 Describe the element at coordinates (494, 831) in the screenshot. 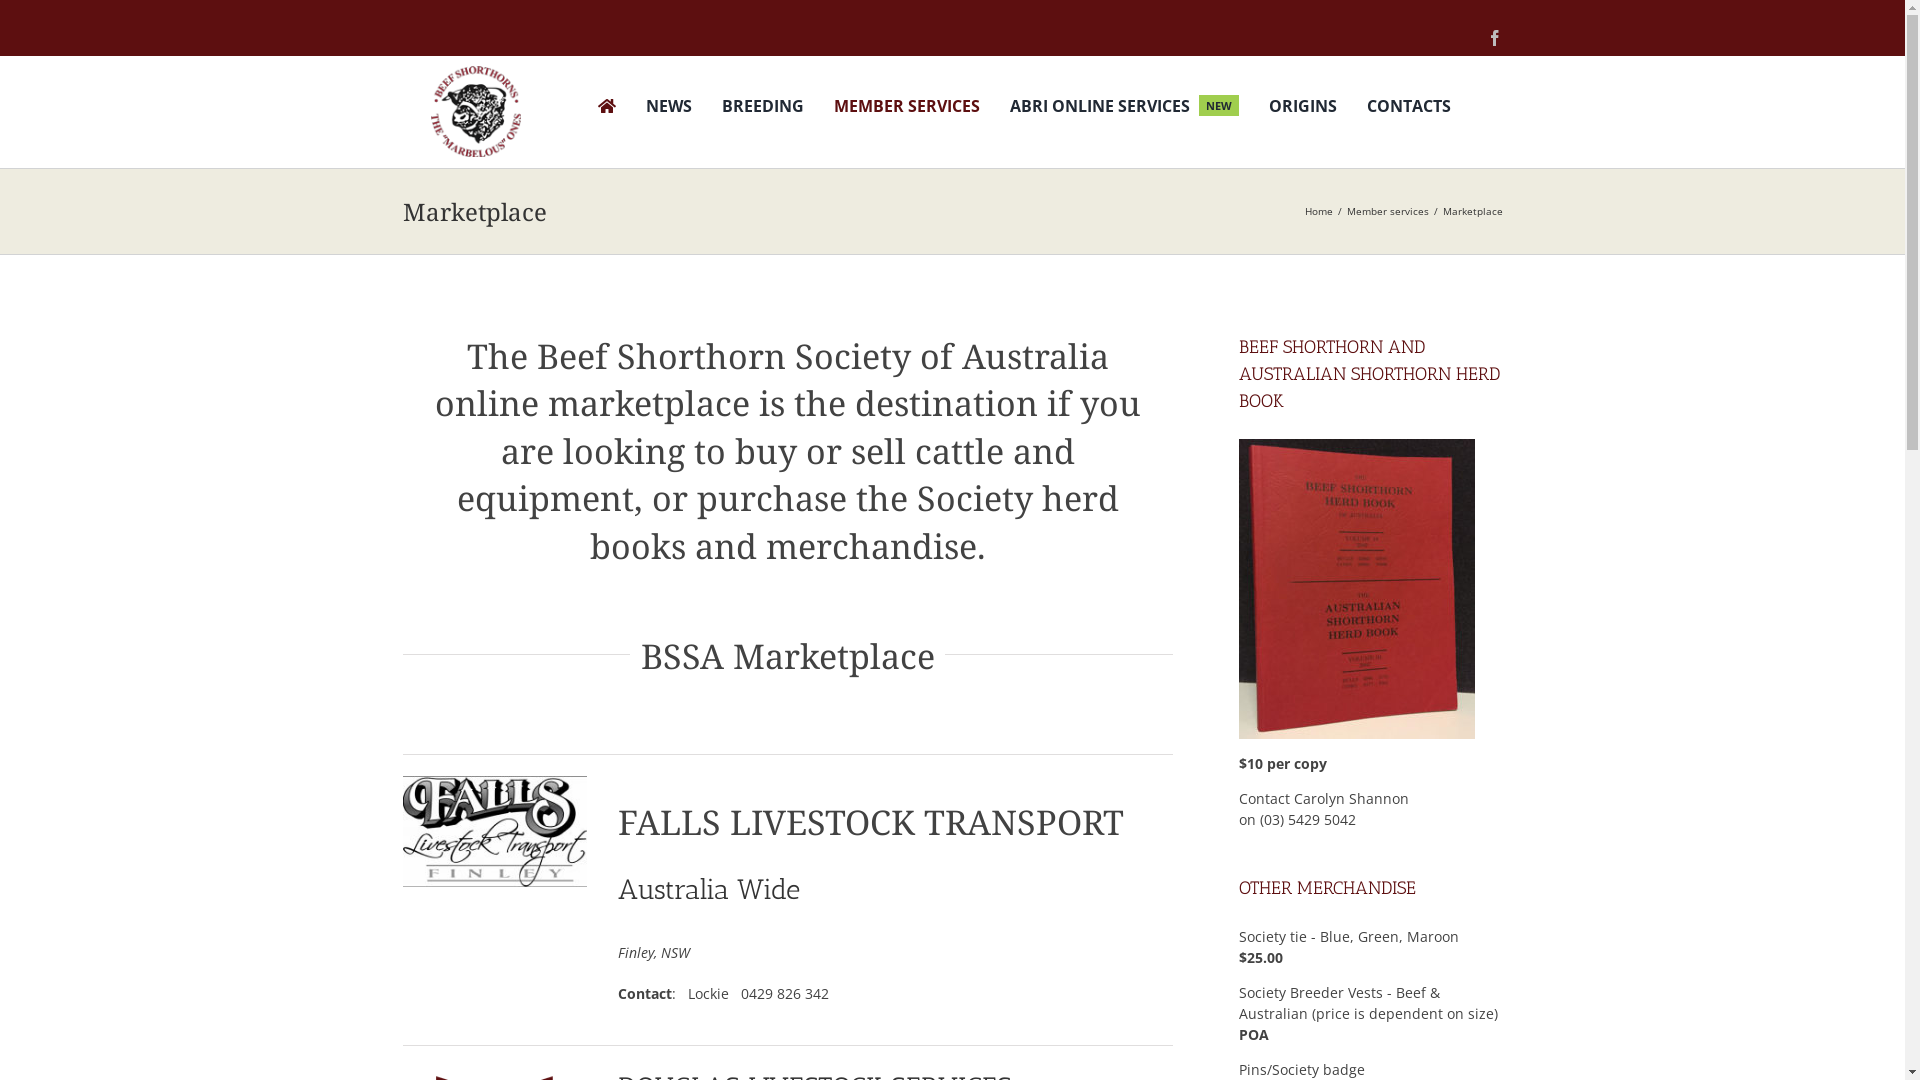

I see `'FLT new logo'` at that location.